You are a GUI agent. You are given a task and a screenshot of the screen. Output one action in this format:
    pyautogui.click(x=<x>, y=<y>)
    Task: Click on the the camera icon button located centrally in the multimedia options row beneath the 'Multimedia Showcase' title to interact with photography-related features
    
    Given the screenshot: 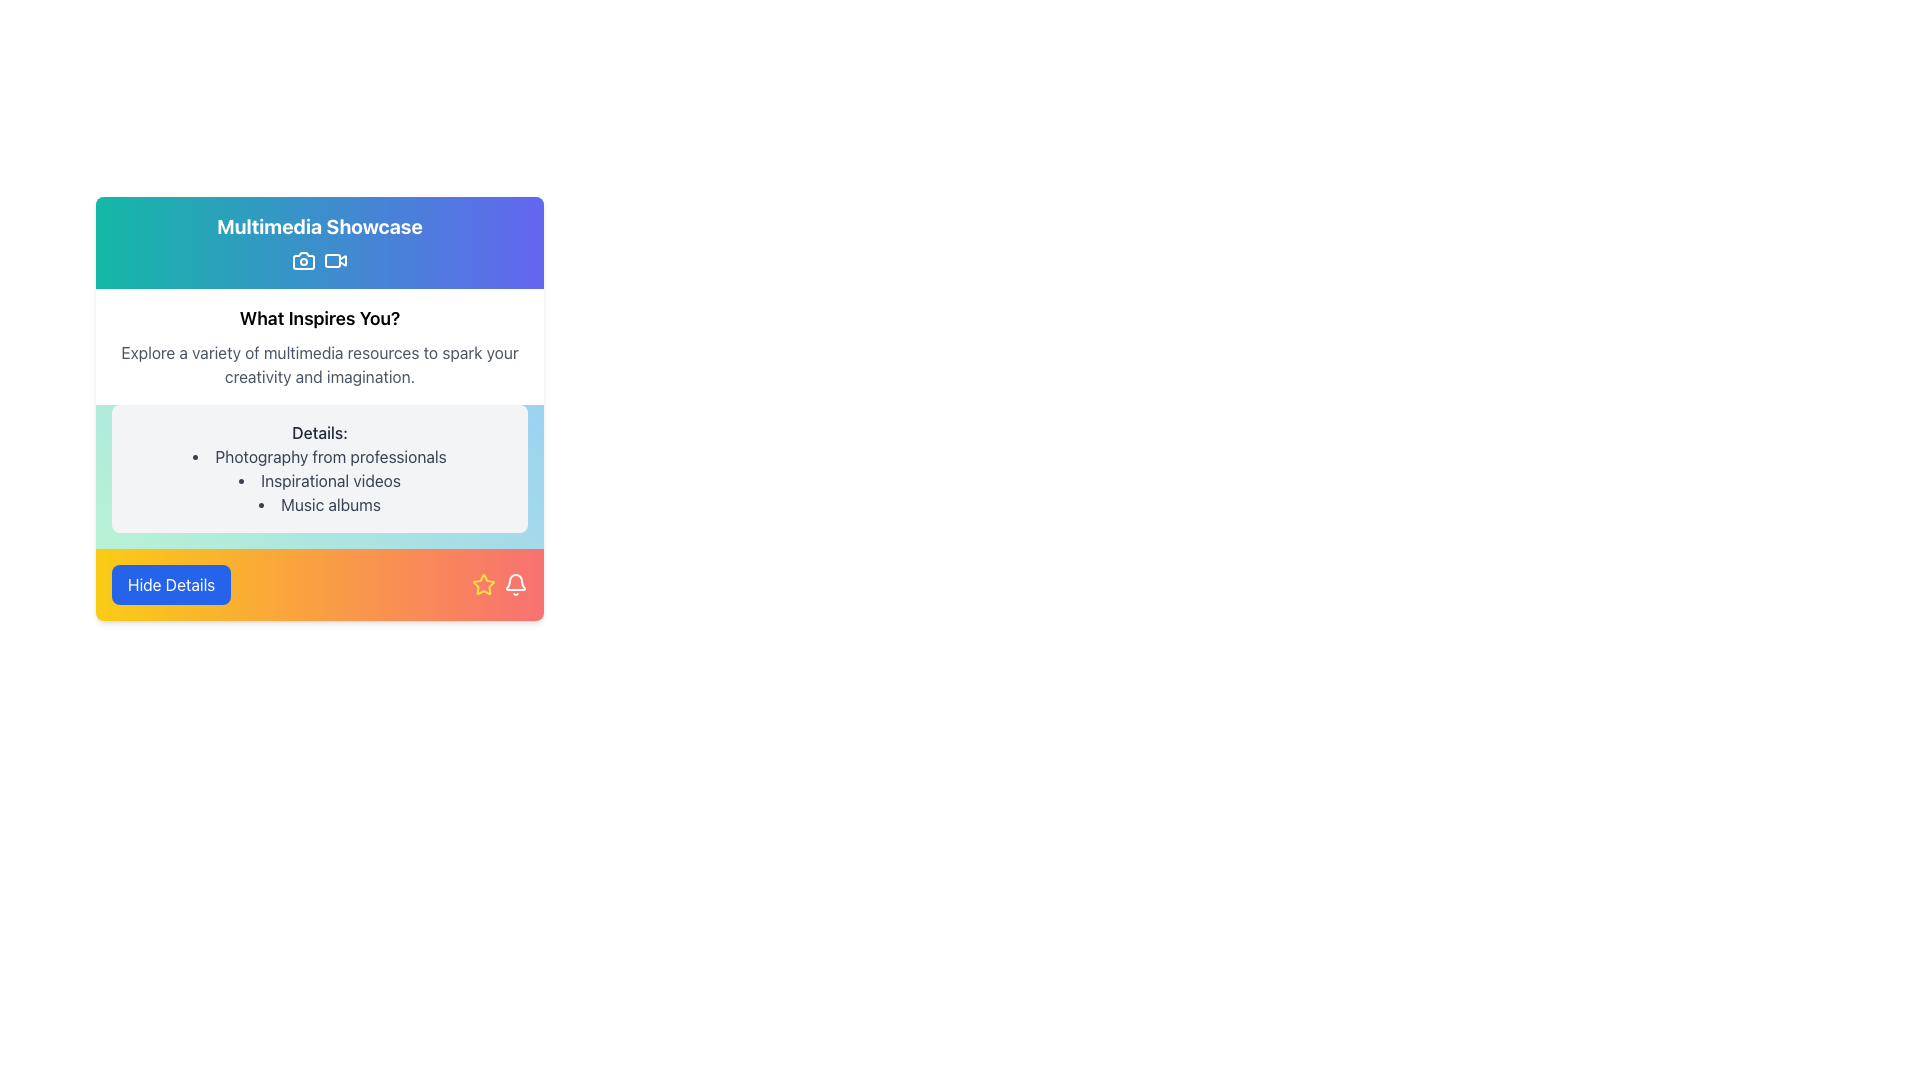 What is the action you would take?
    pyautogui.click(x=302, y=260)
    